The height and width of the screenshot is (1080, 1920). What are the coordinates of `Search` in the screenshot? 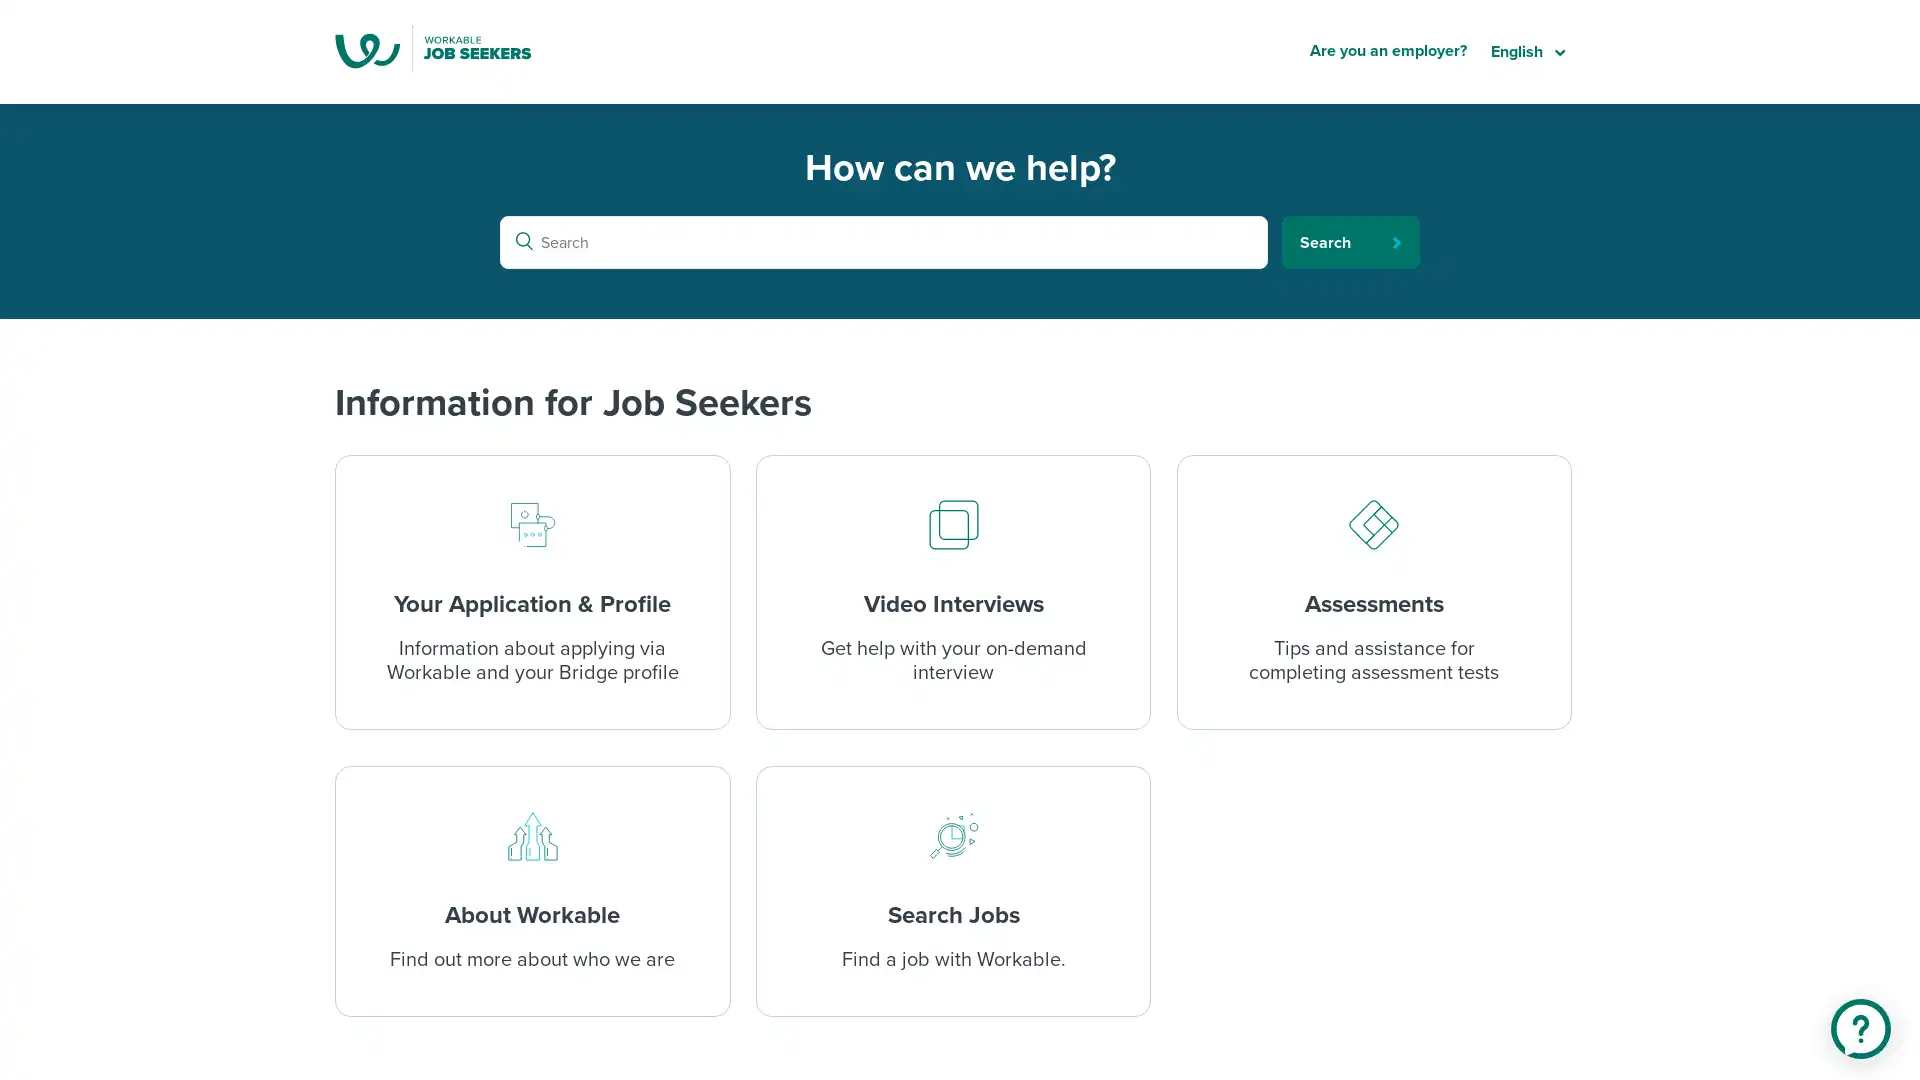 It's located at (1350, 241).